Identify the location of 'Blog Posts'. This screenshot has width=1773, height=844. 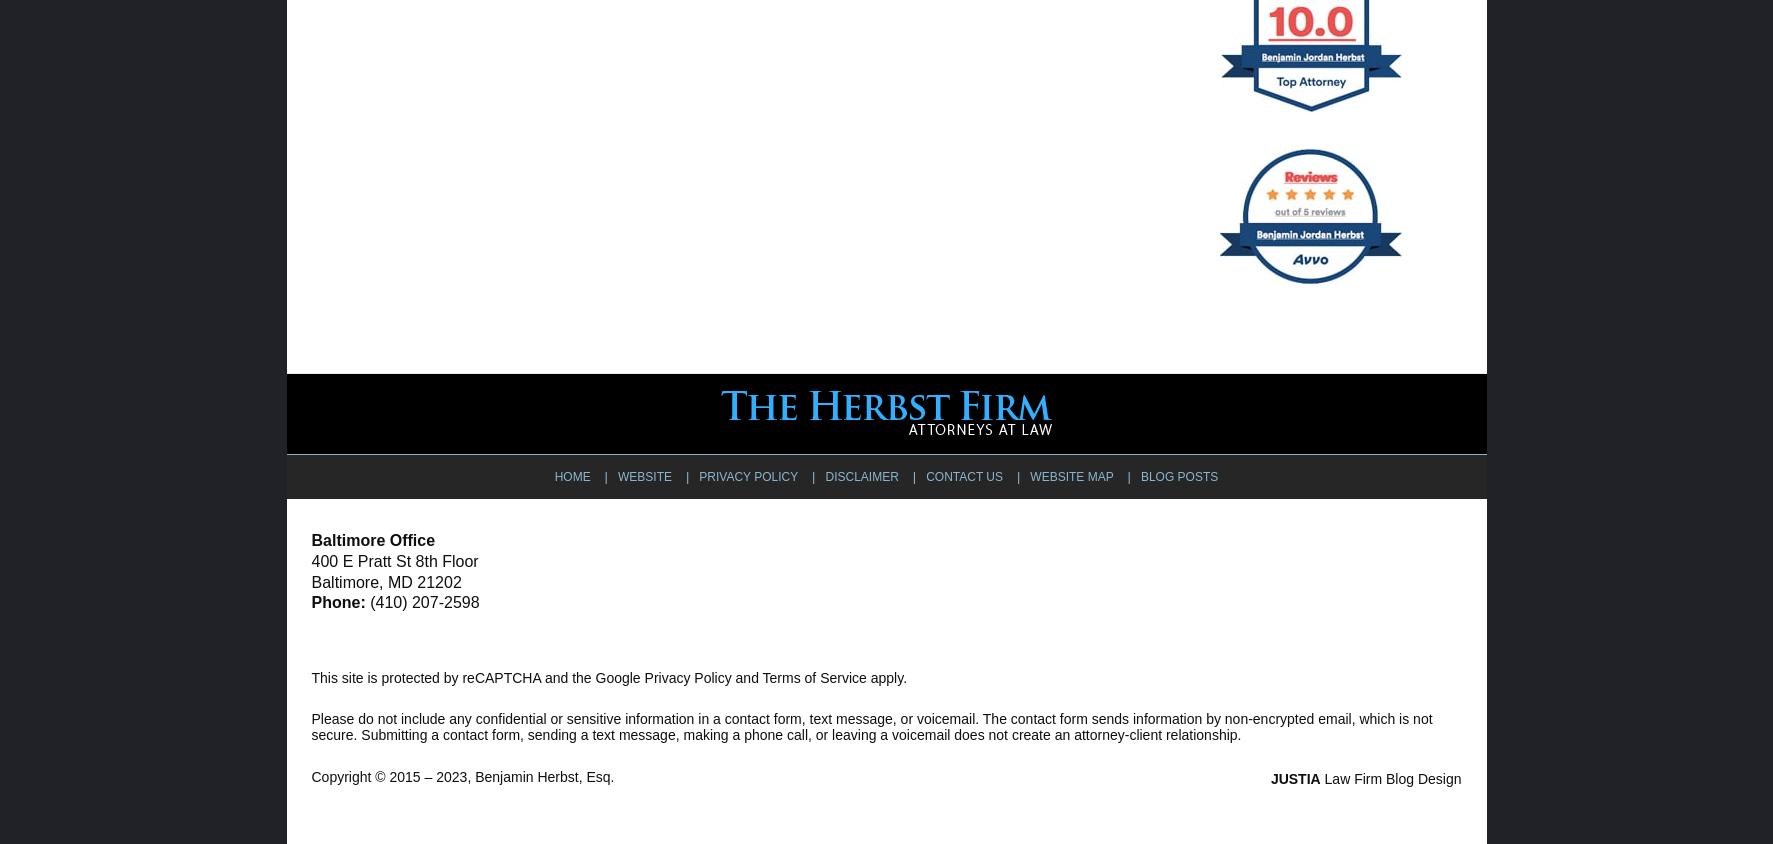
(1179, 475).